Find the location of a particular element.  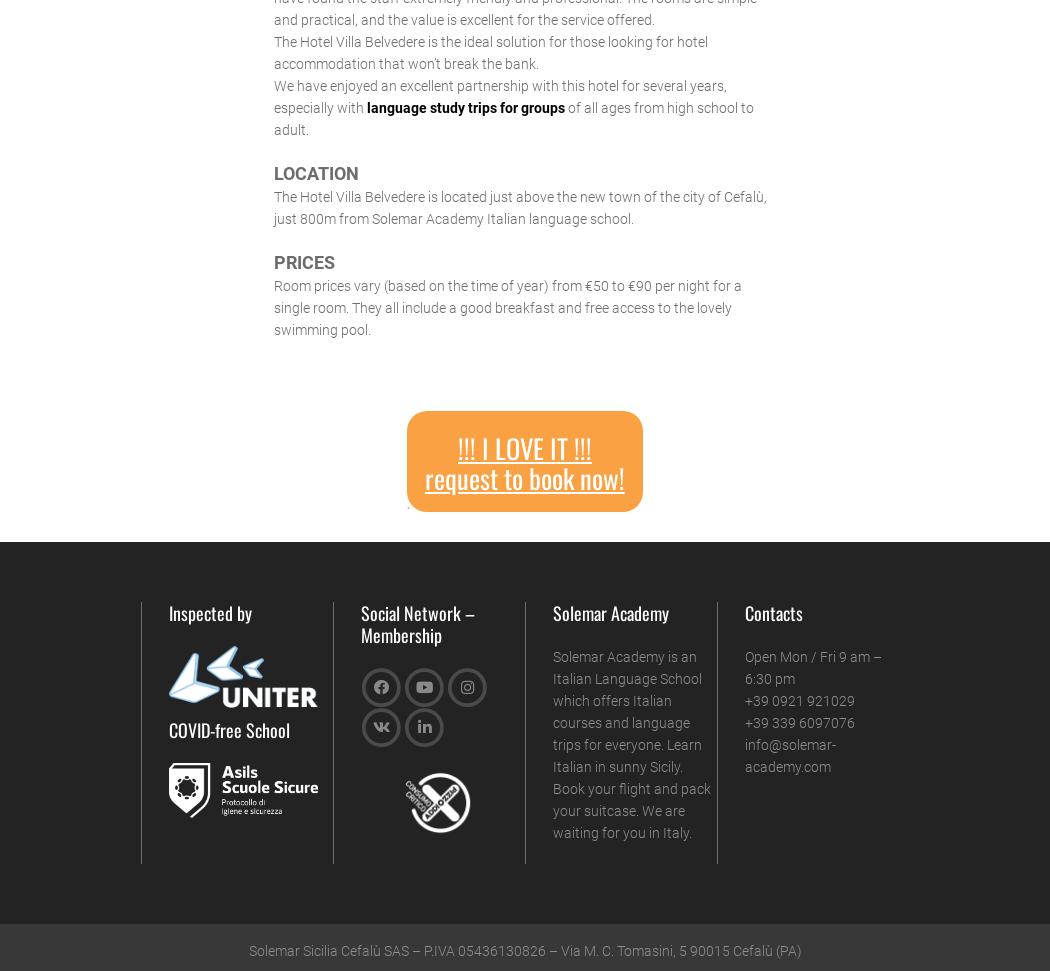

'We have enjoyed an excellent partnership with this hotel for several years, especially with' is located at coordinates (498, 95).